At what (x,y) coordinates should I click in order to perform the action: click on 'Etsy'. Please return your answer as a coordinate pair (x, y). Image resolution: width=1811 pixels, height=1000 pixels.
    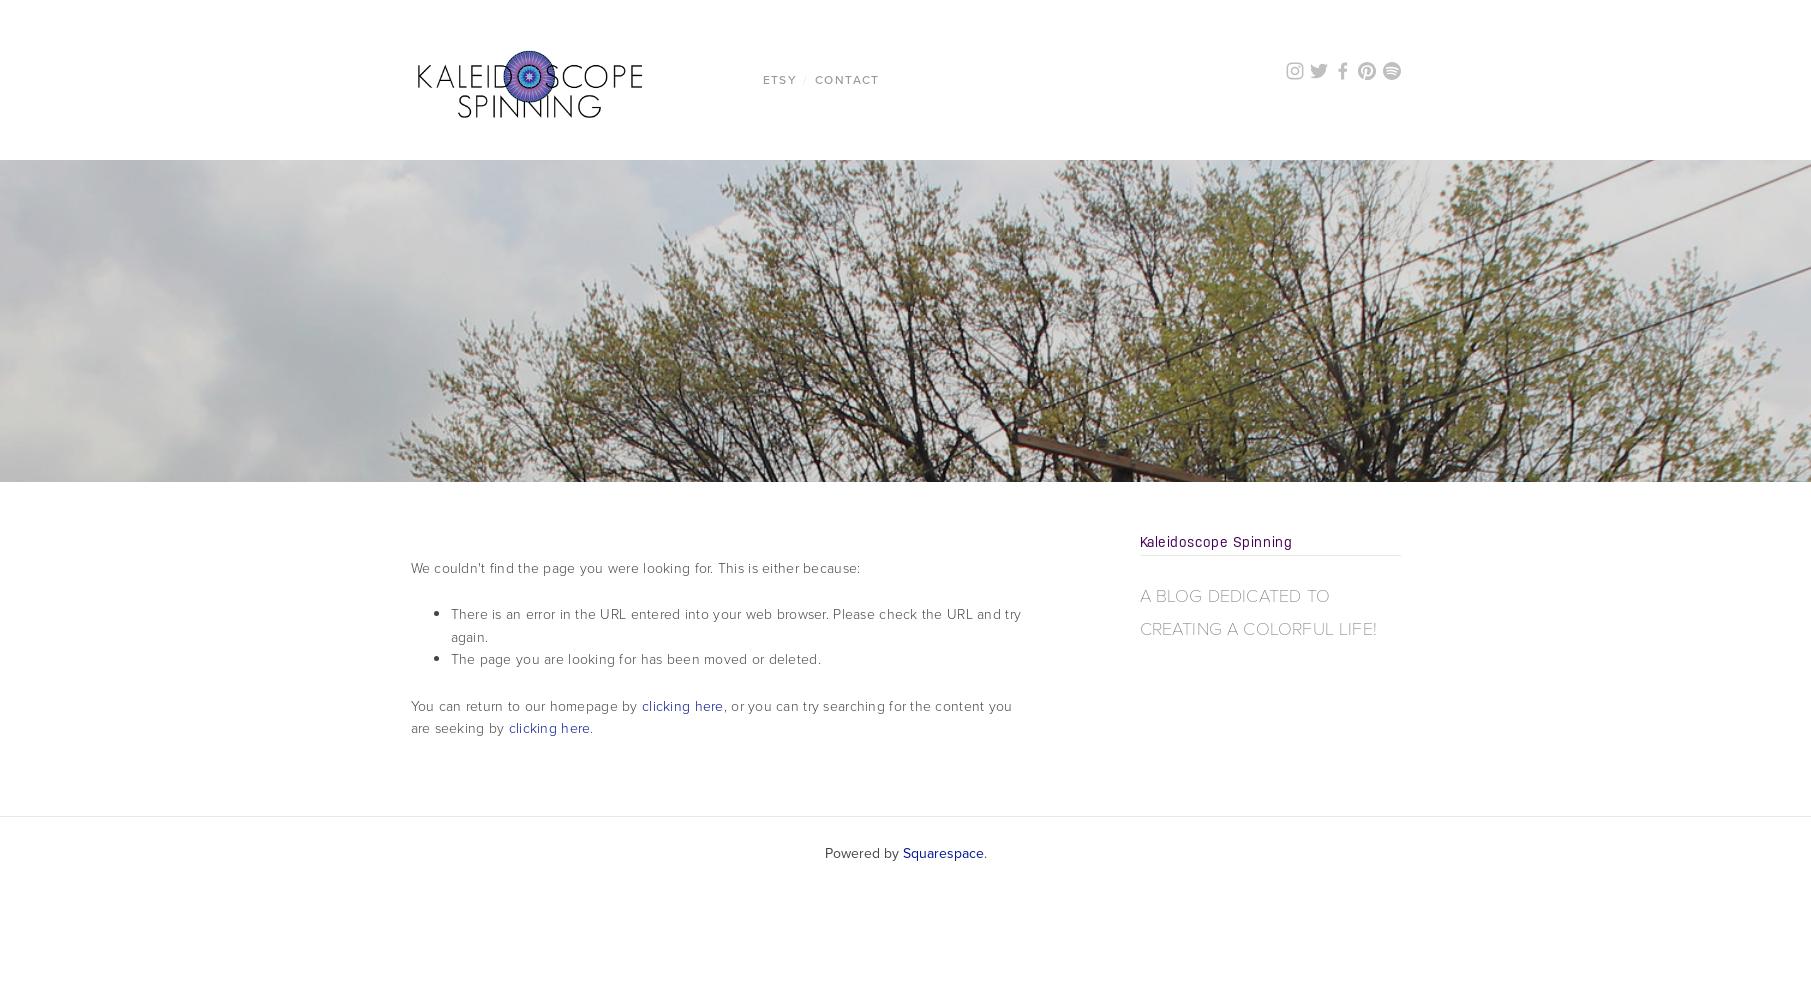
    Looking at the image, I should click on (778, 78).